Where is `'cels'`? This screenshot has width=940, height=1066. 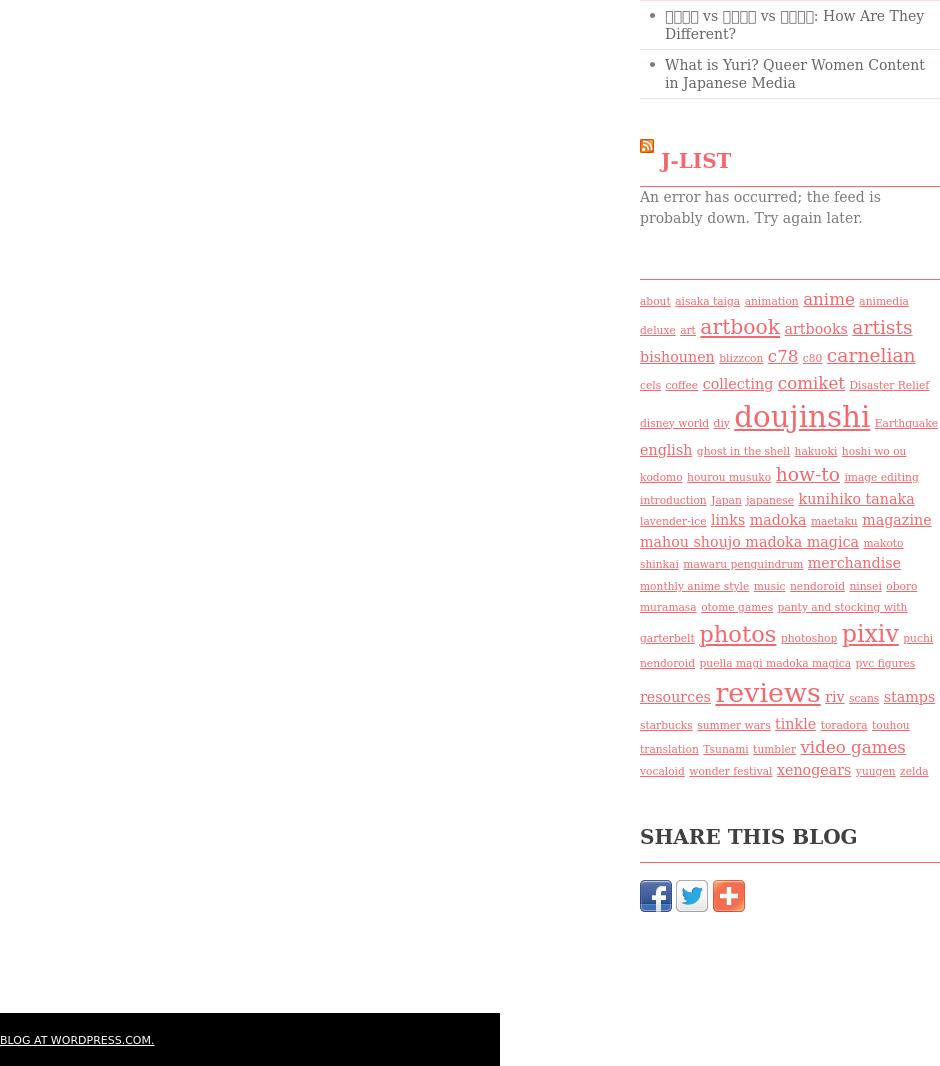 'cels' is located at coordinates (650, 384).